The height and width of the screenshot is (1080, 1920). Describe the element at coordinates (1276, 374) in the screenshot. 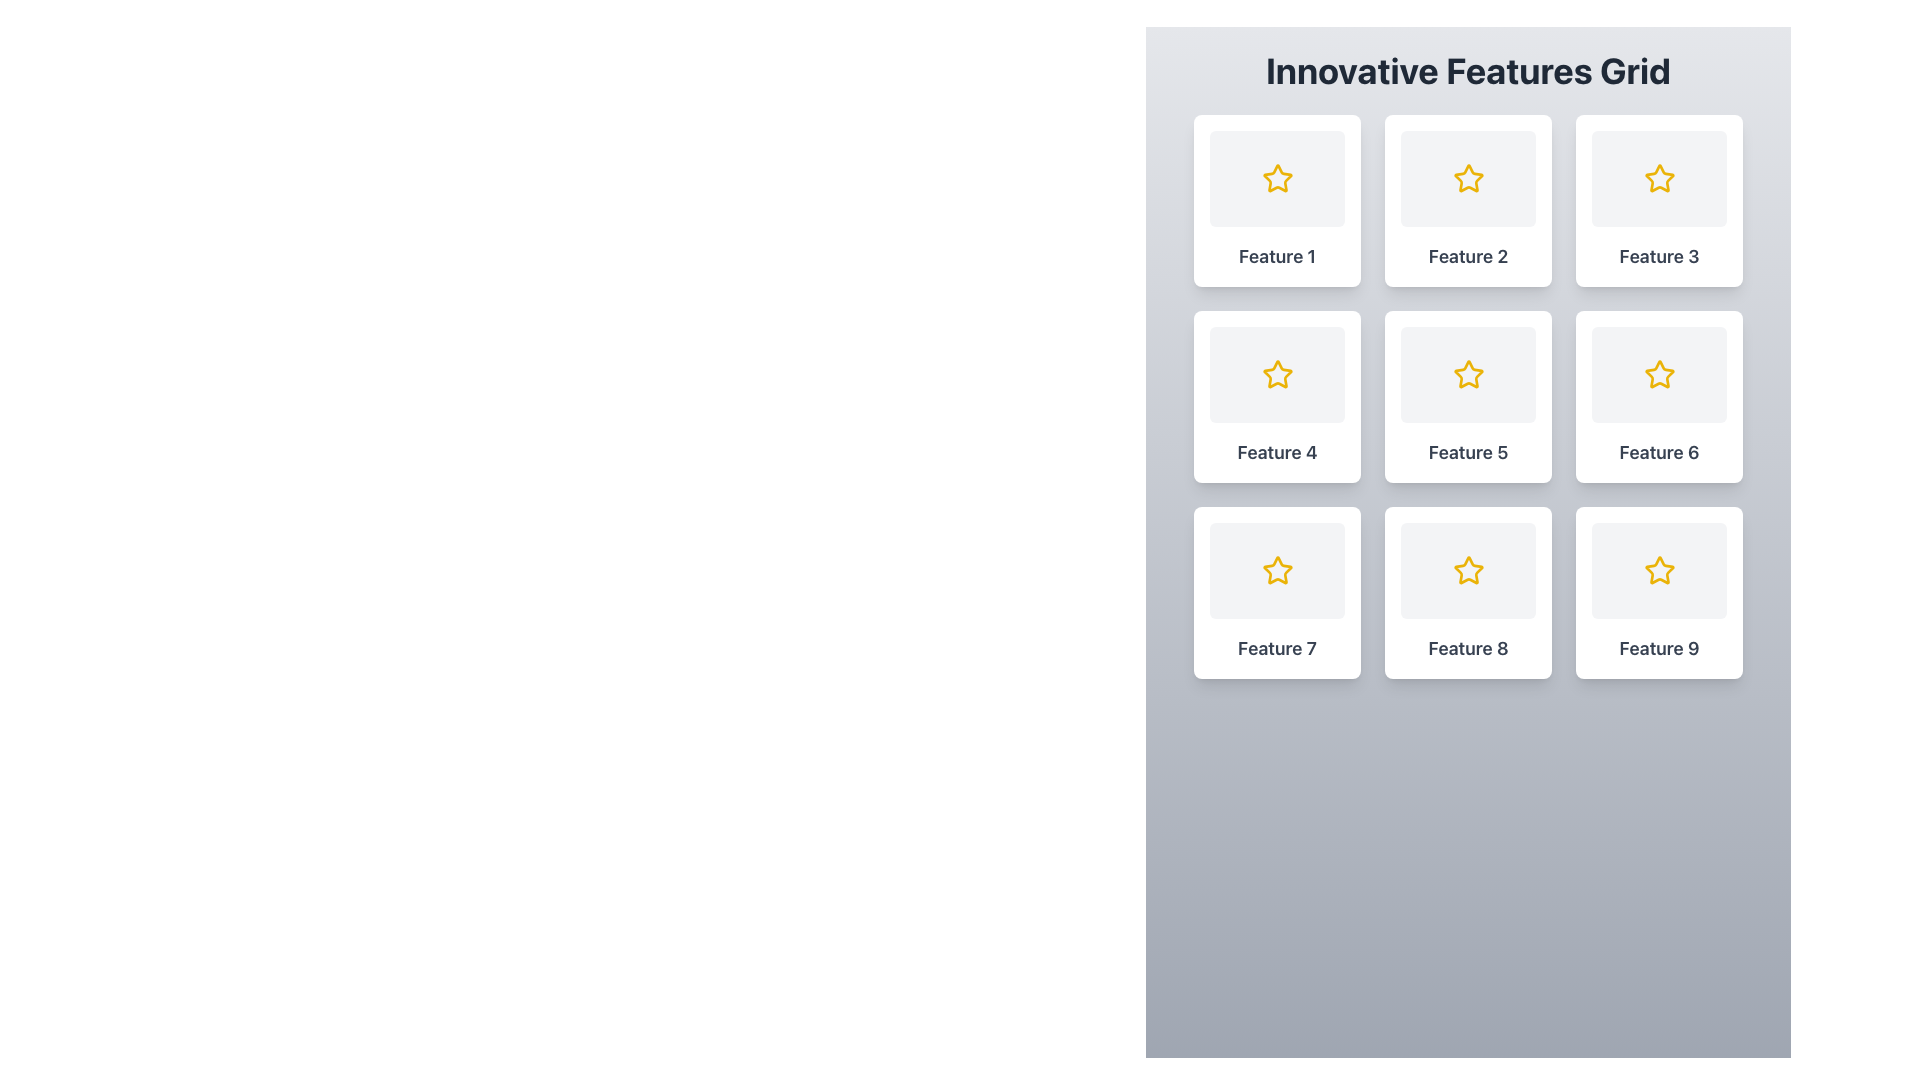

I see `the central star graphic within the fourth box of the grid layout labeled 'Feature 4'` at that location.